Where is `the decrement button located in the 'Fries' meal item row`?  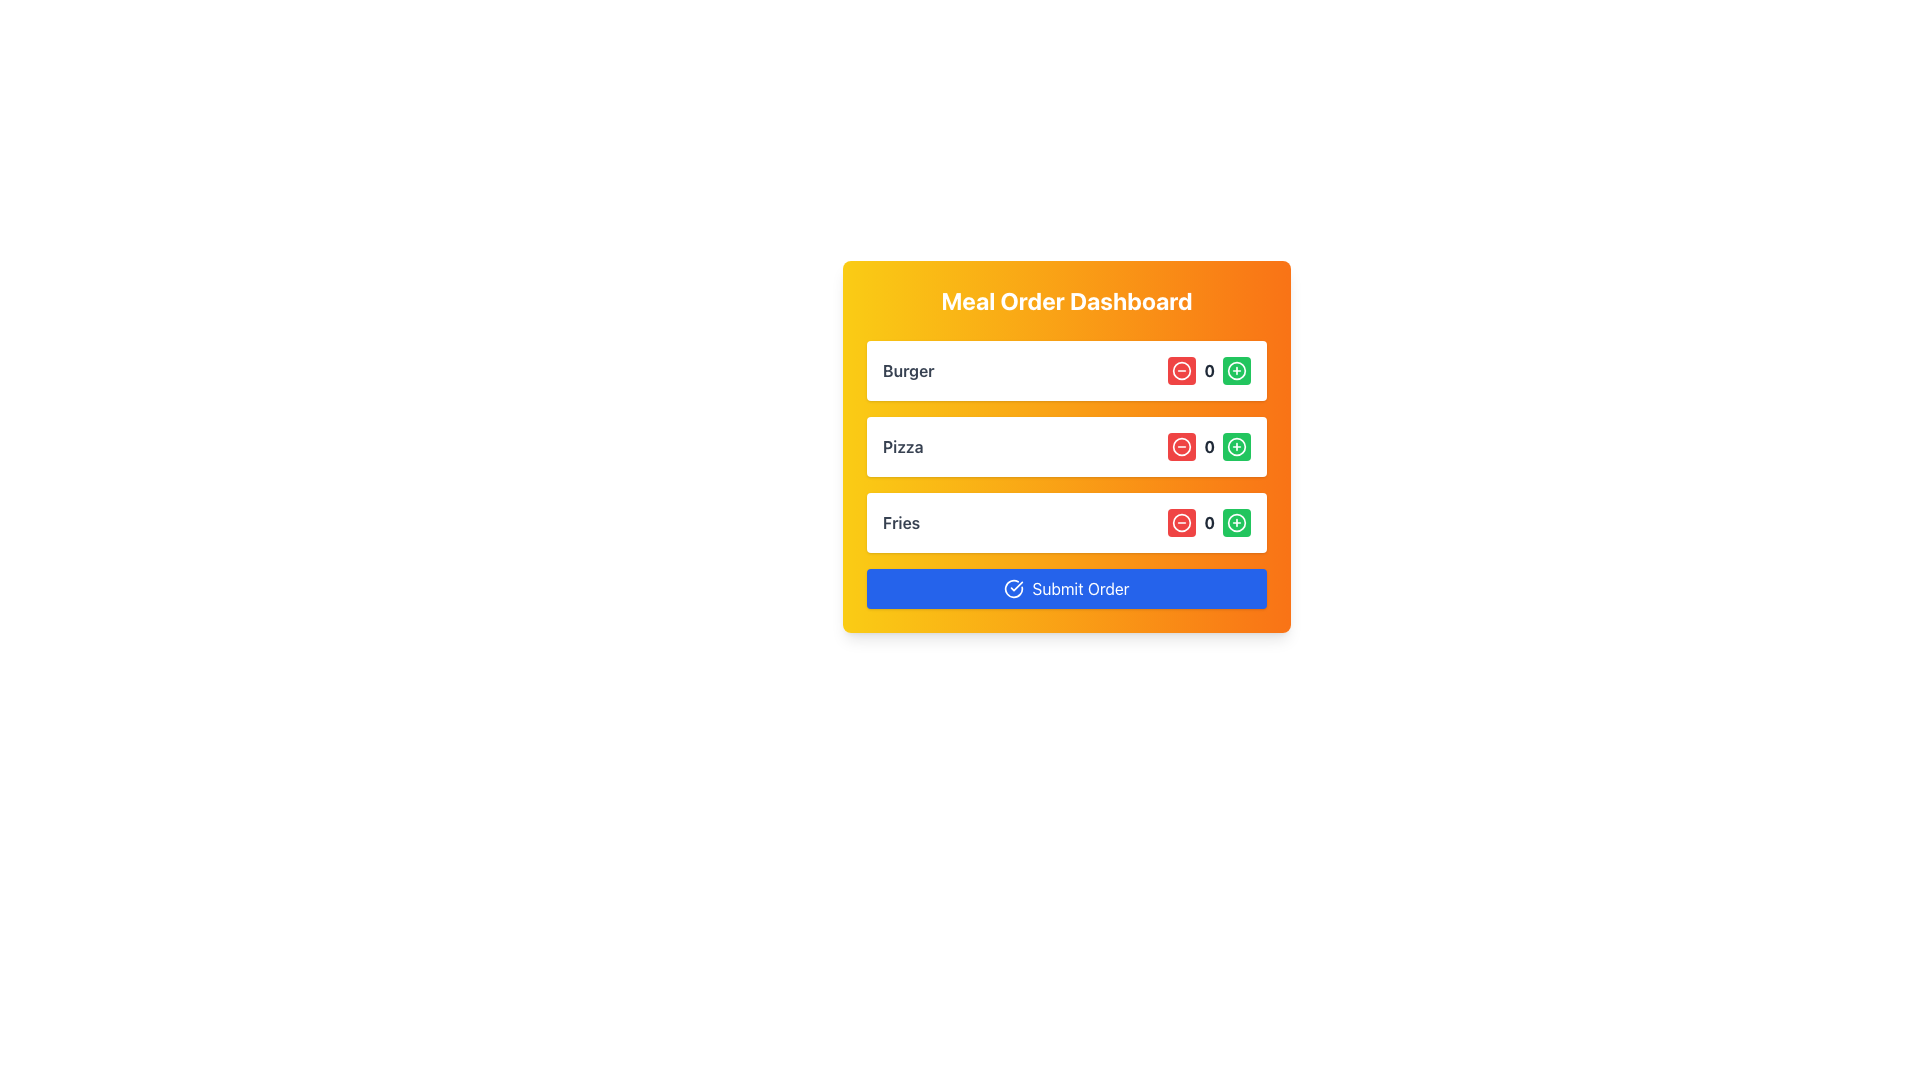
the decrement button located in the 'Fries' meal item row is located at coordinates (1182, 522).